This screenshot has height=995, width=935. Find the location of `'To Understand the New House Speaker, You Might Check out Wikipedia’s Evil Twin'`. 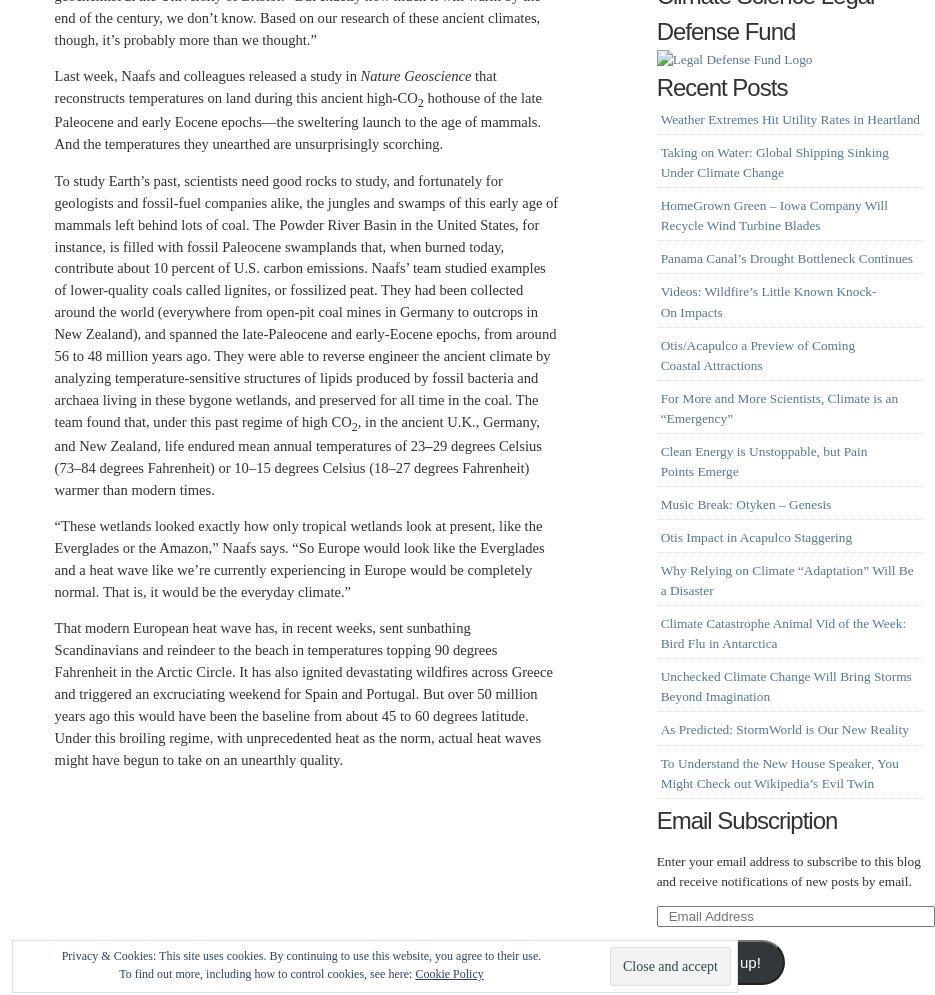

'To Understand the New House Speaker, You Might Check out Wikipedia’s Evil Twin' is located at coordinates (778, 772).